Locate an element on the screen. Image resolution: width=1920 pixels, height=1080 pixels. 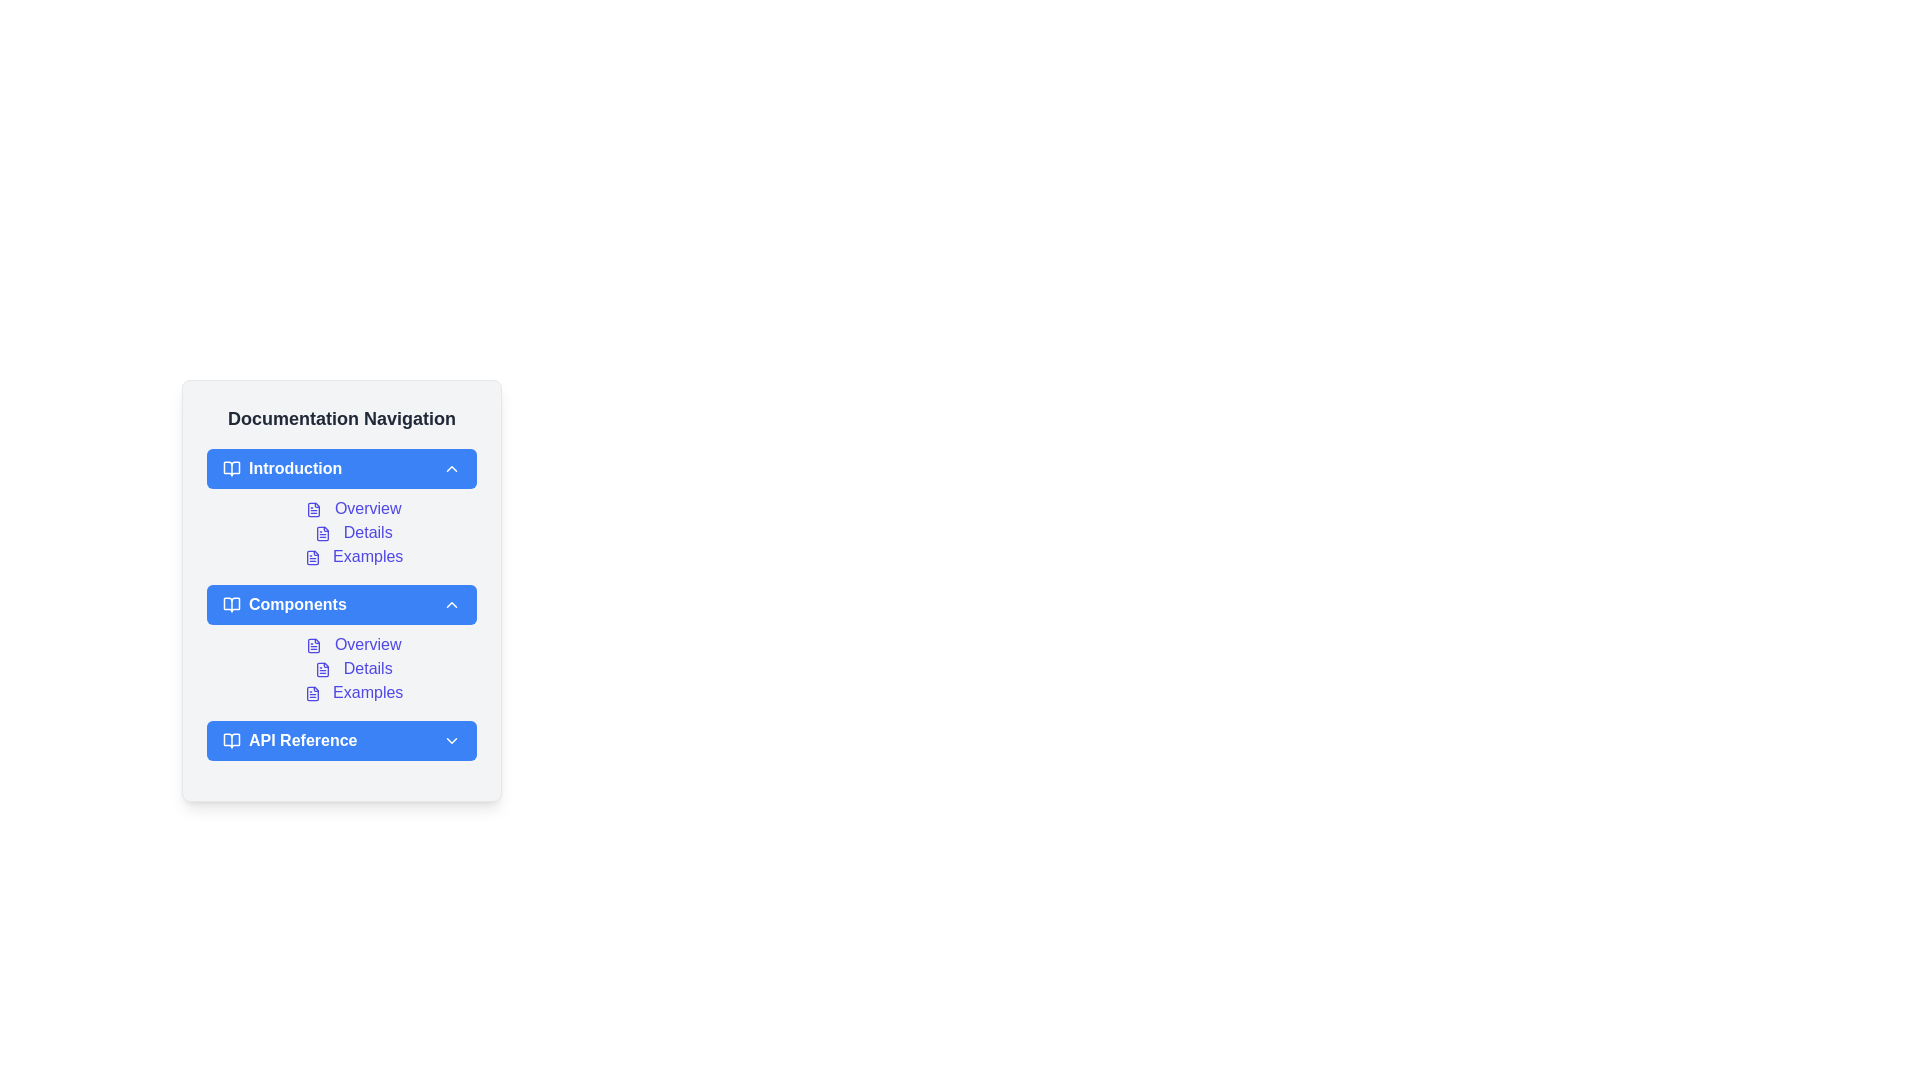
the downward-pointing chevron icon representing a collapsible or expandable state, which is part of the 'API Reference' button is located at coordinates (450, 740).